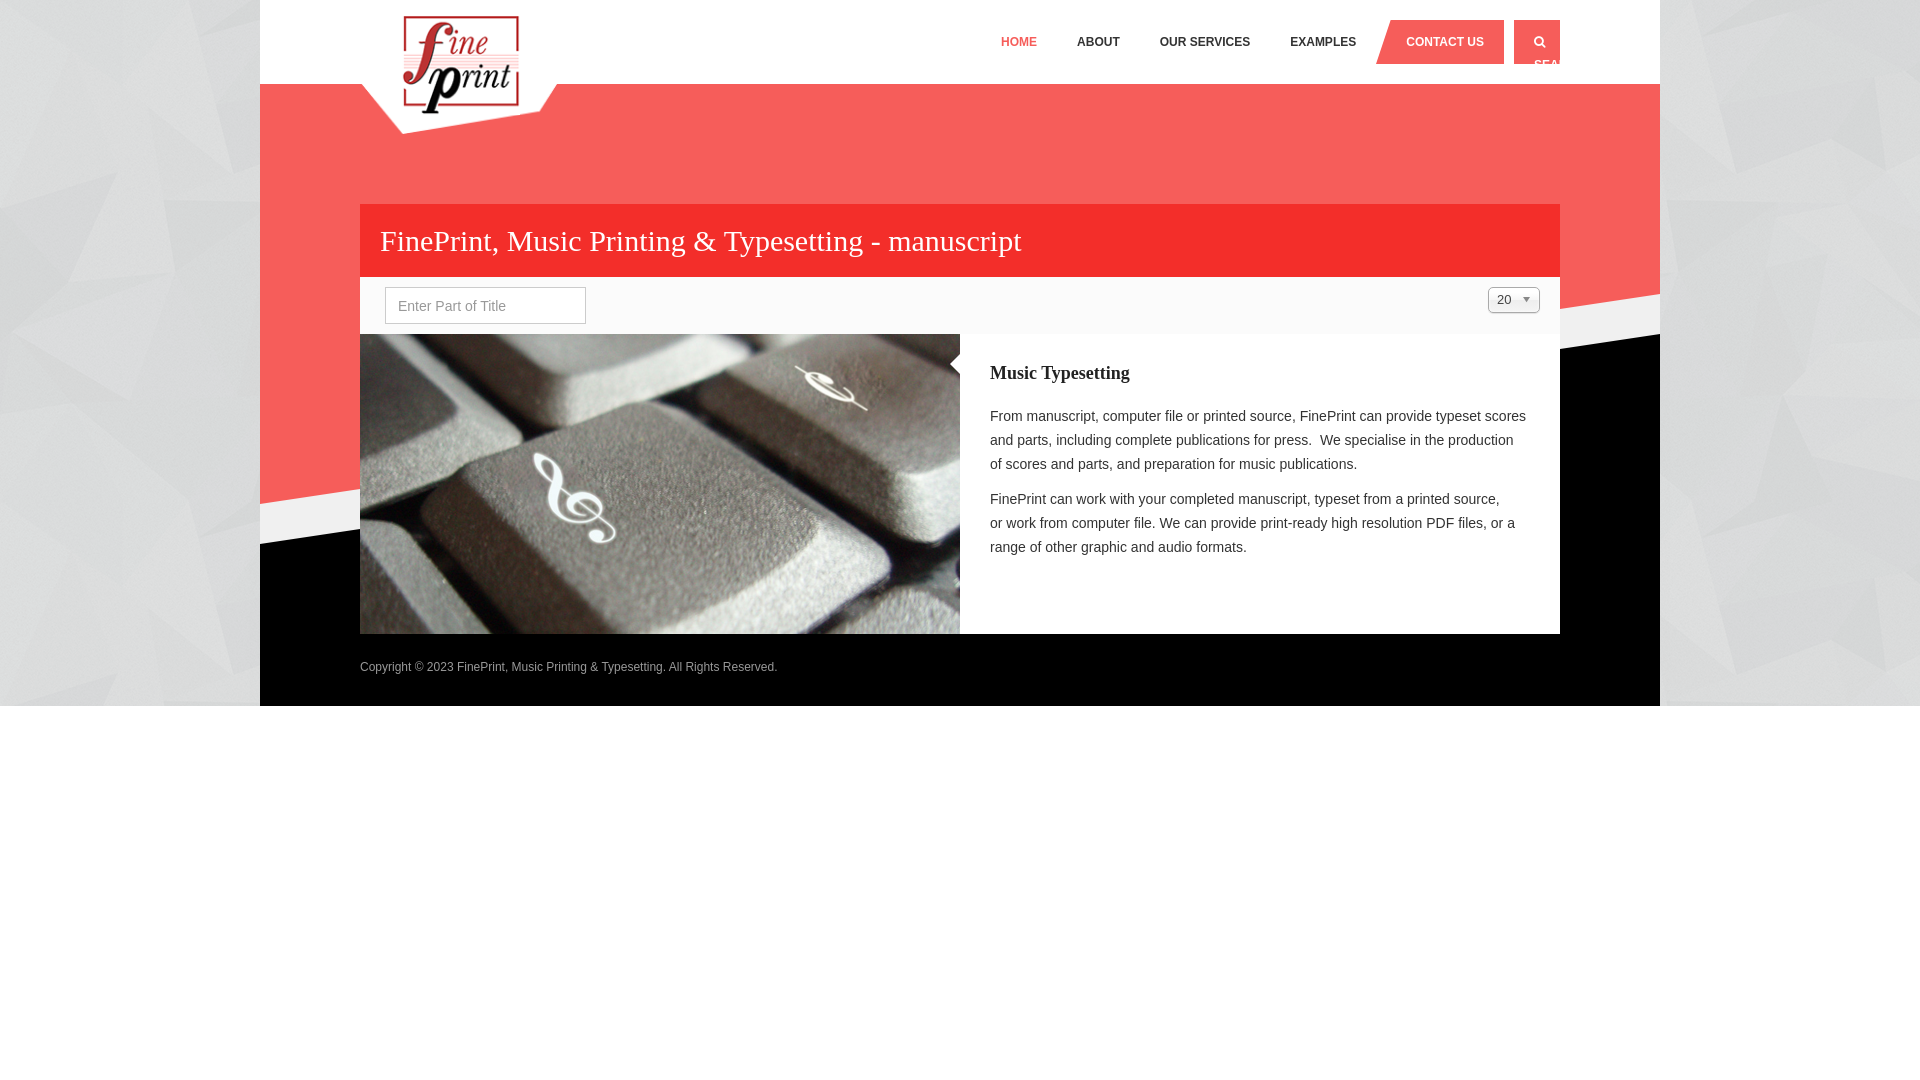 This screenshot has width=1920, height=1080. What do you see at coordinates (1535, 42) in the screenshot?
I see `'SEARCH'` at bounding box center [1535, 42].